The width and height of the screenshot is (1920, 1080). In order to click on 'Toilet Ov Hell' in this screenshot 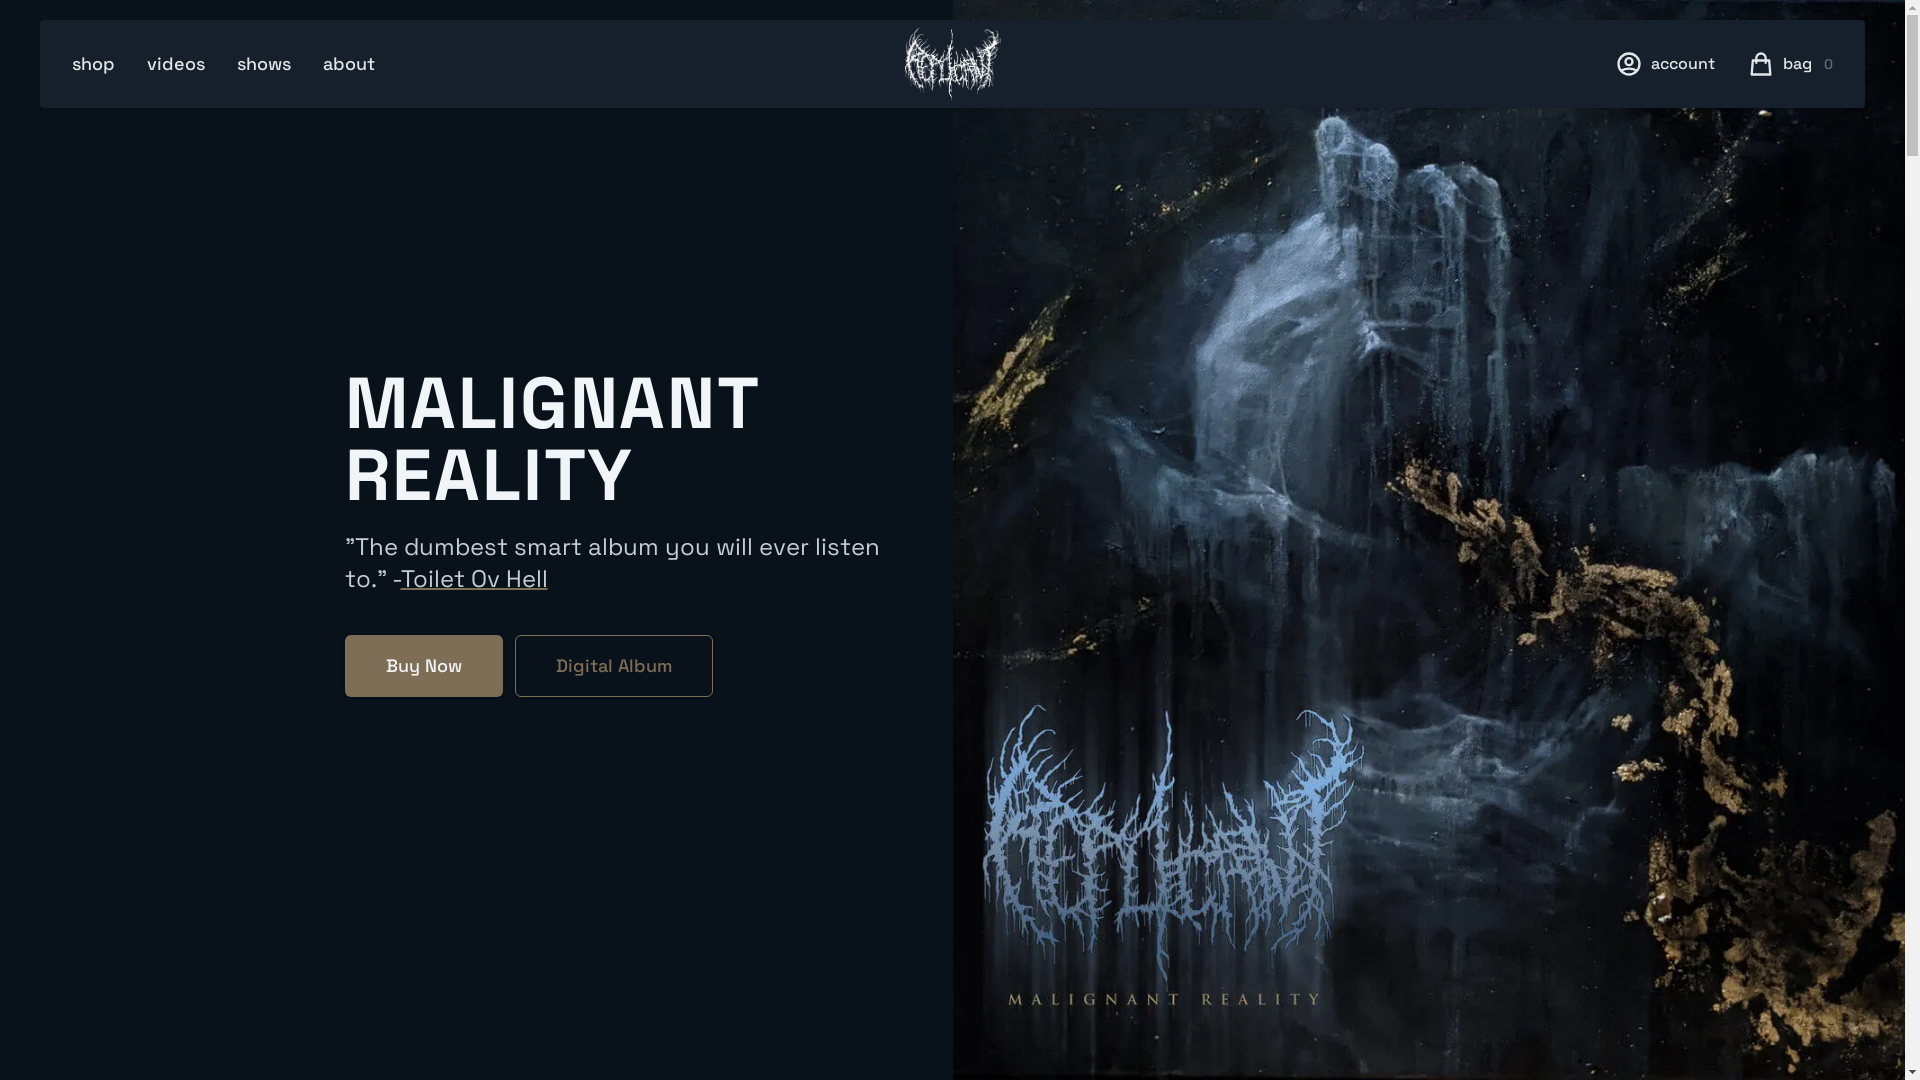, I will do `click(472, 578)`.